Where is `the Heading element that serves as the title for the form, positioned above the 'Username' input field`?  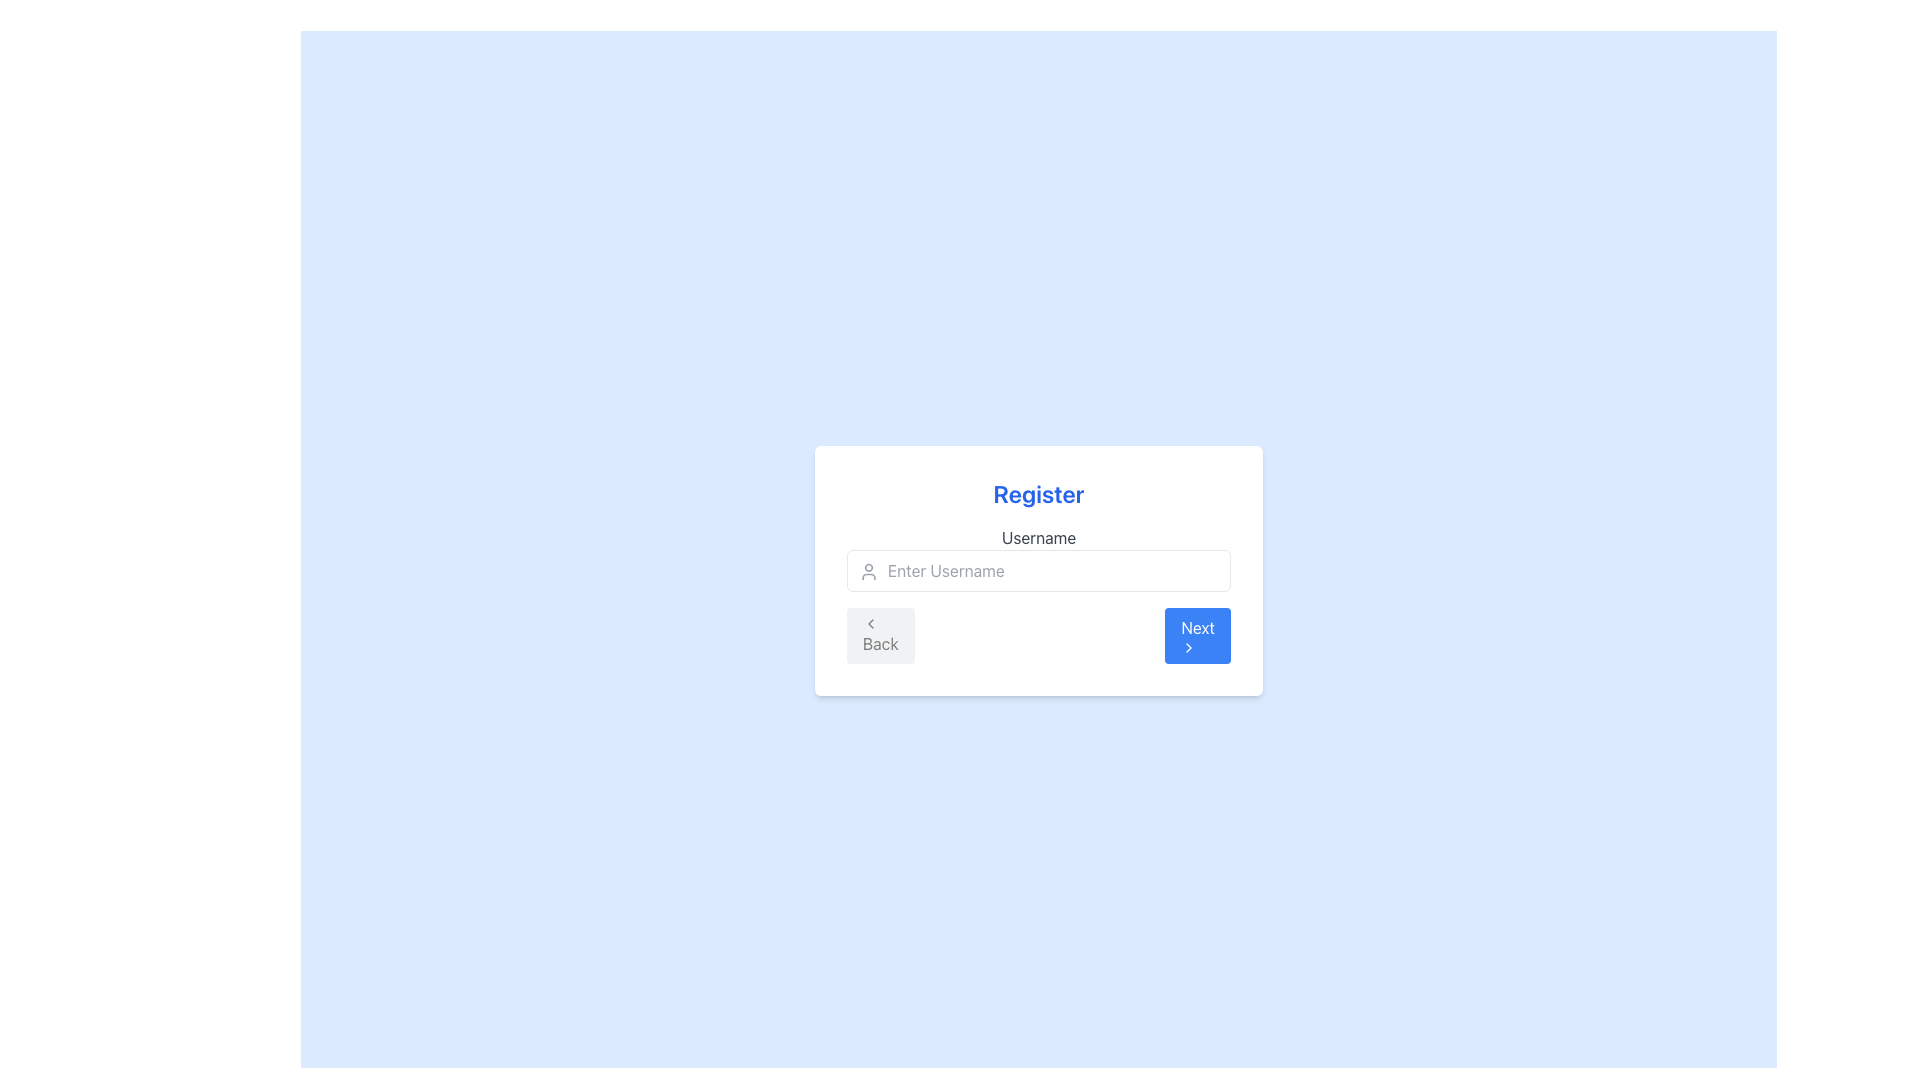
the Heading element that serves as the title for the form, positioned above the 'Username' input field is located at coordinates (1038, 493).